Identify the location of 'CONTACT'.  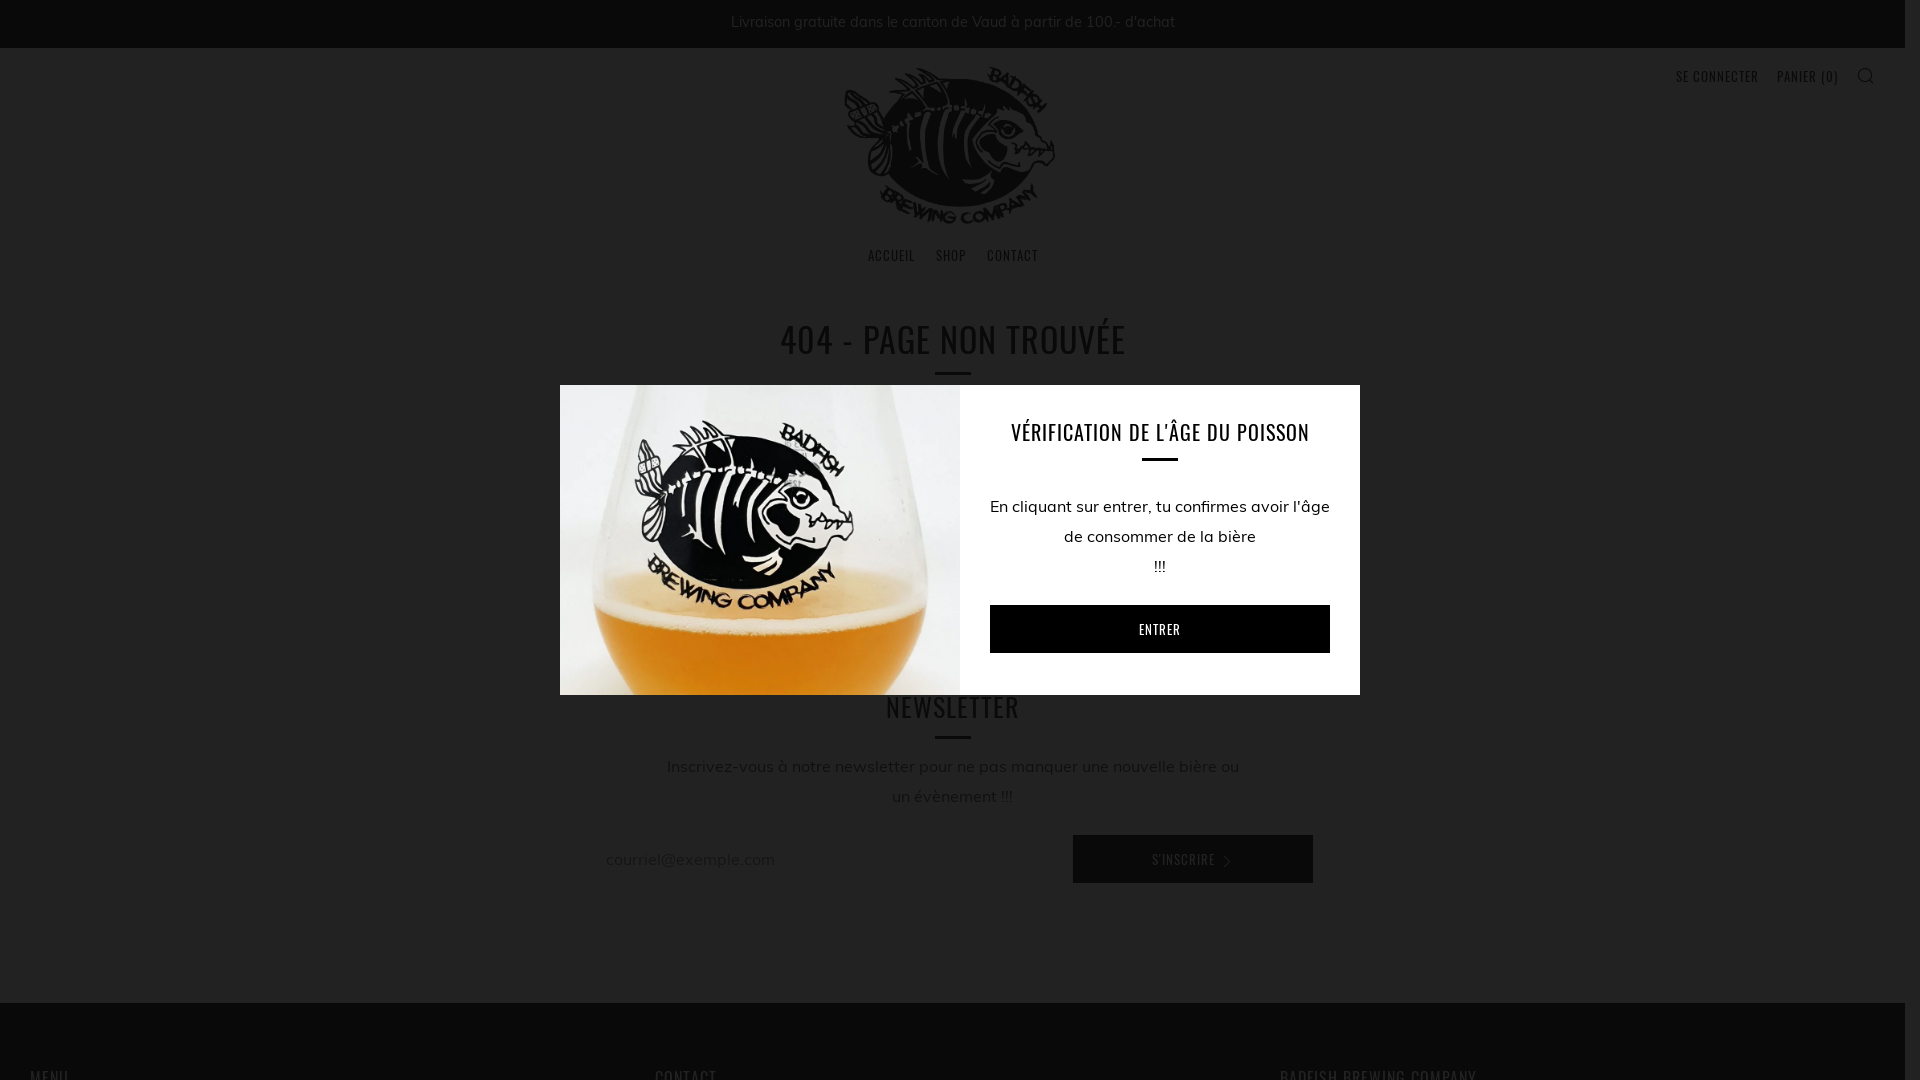
(1011, 253).